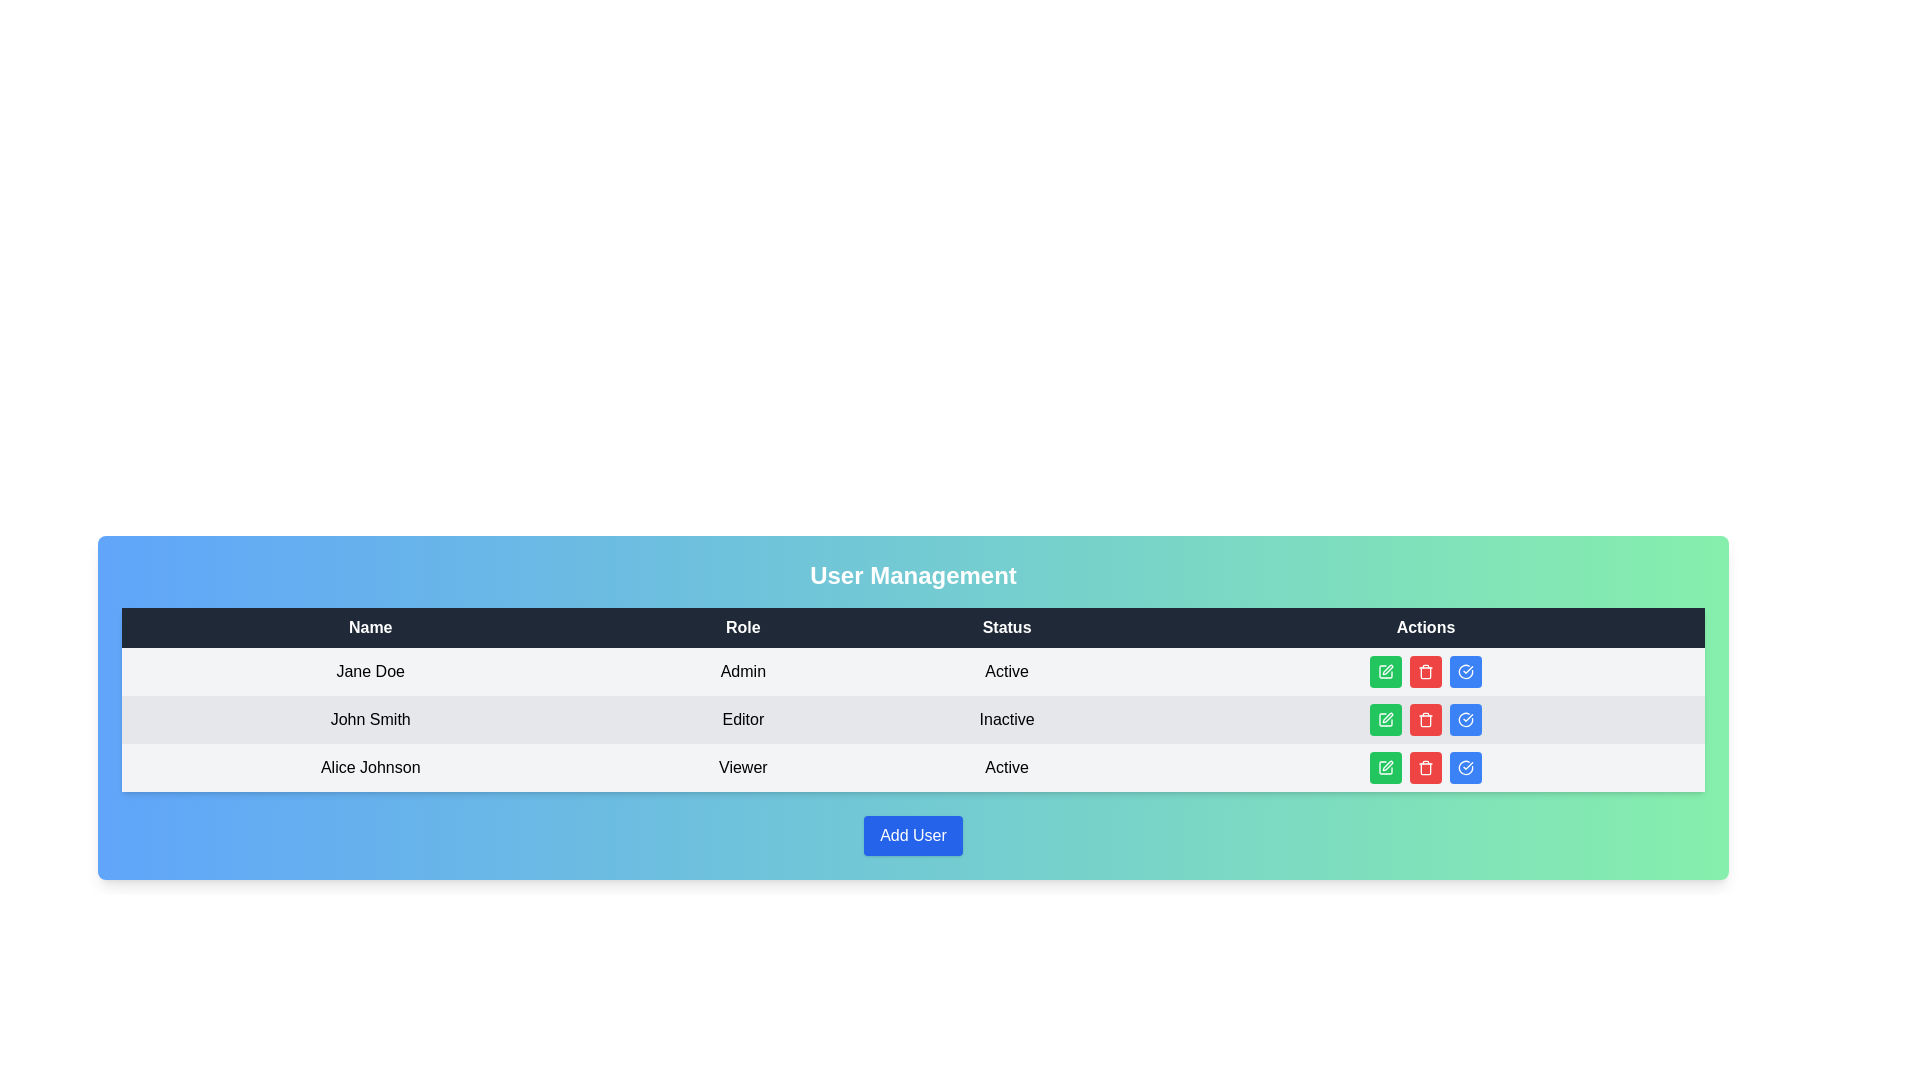 The image size is (1920, 1080). Describe the element at coordinates (1424, 766) in the screenshot. I see `the red rectangular button with a trash bin icon located among the action buttons on the right-hand side of the interface, which is the second button in the sequence` at that location.